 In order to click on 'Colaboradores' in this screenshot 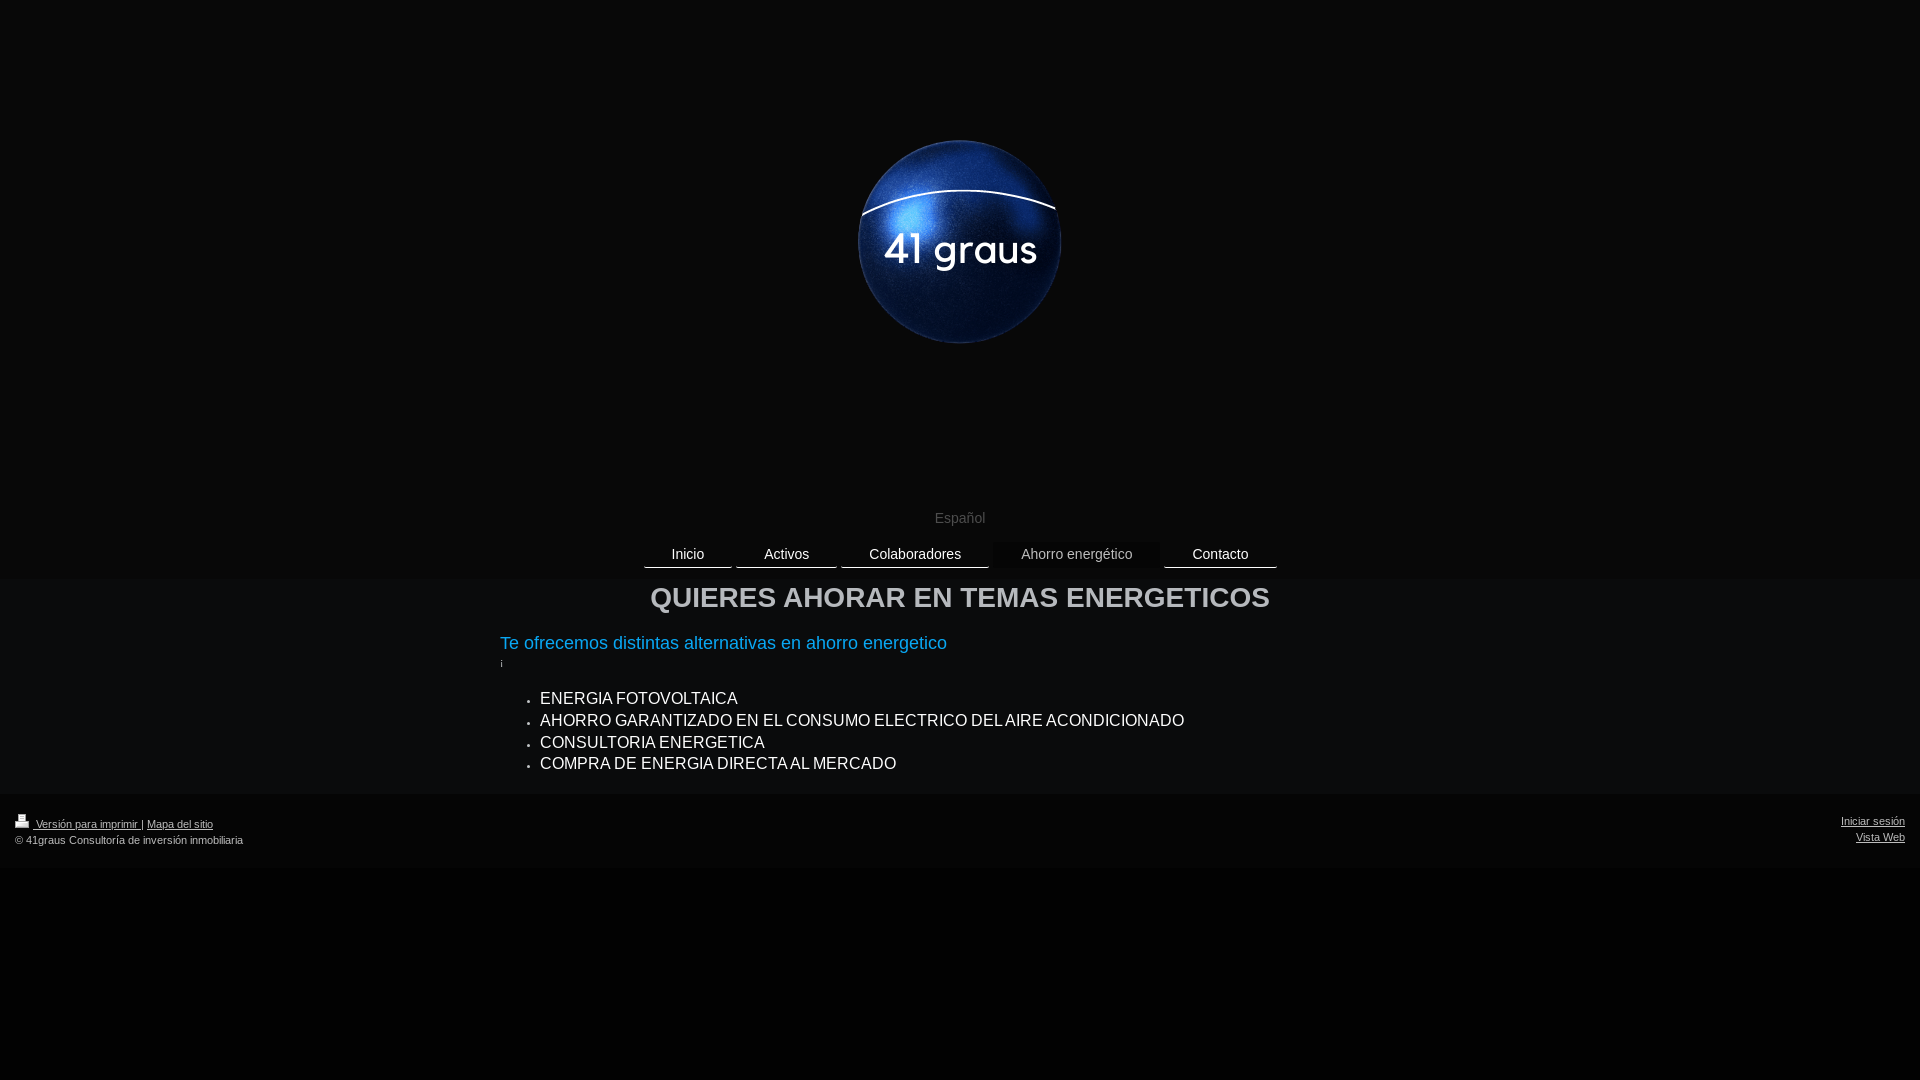, I will do `click(914, 554)`.